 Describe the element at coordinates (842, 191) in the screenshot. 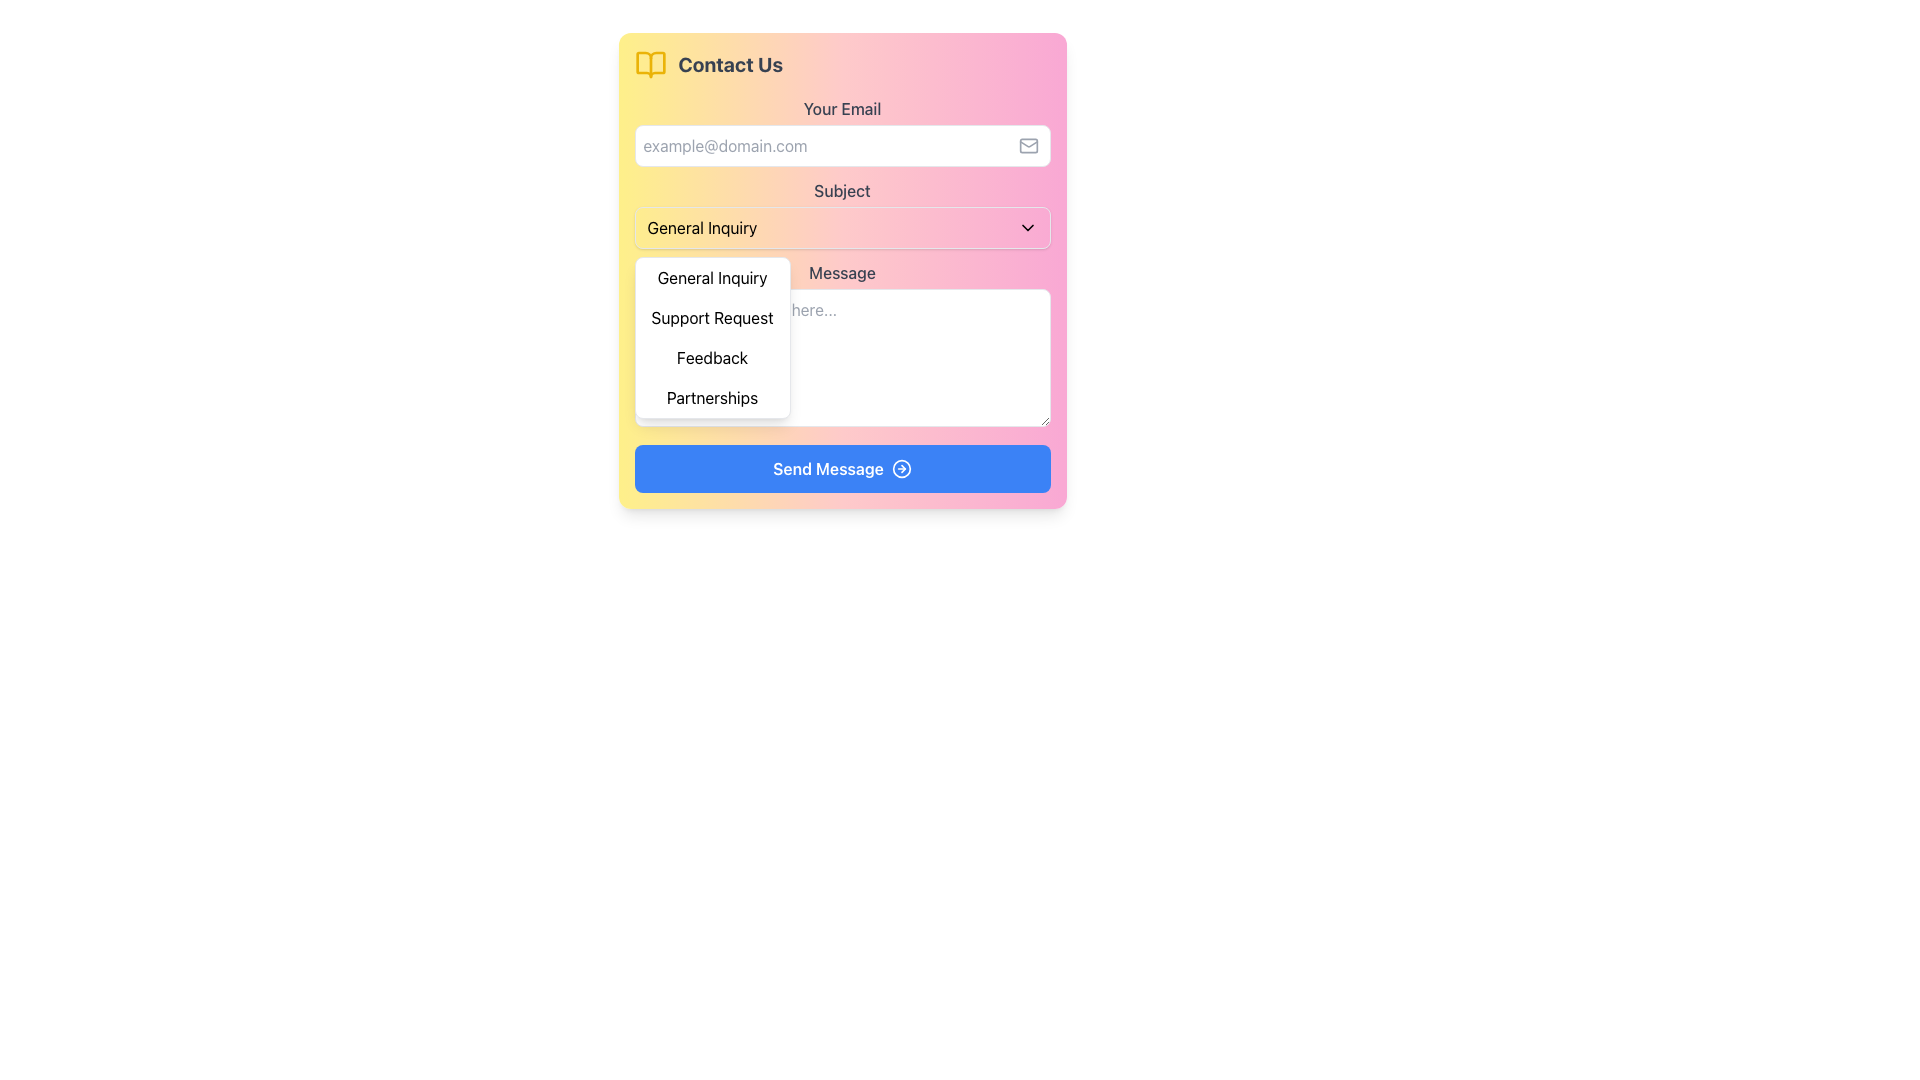

I see `the bold, gray text label positioned above the 'General Inquiry' dropdown menu, aligned to its left, within the form section` at that location.